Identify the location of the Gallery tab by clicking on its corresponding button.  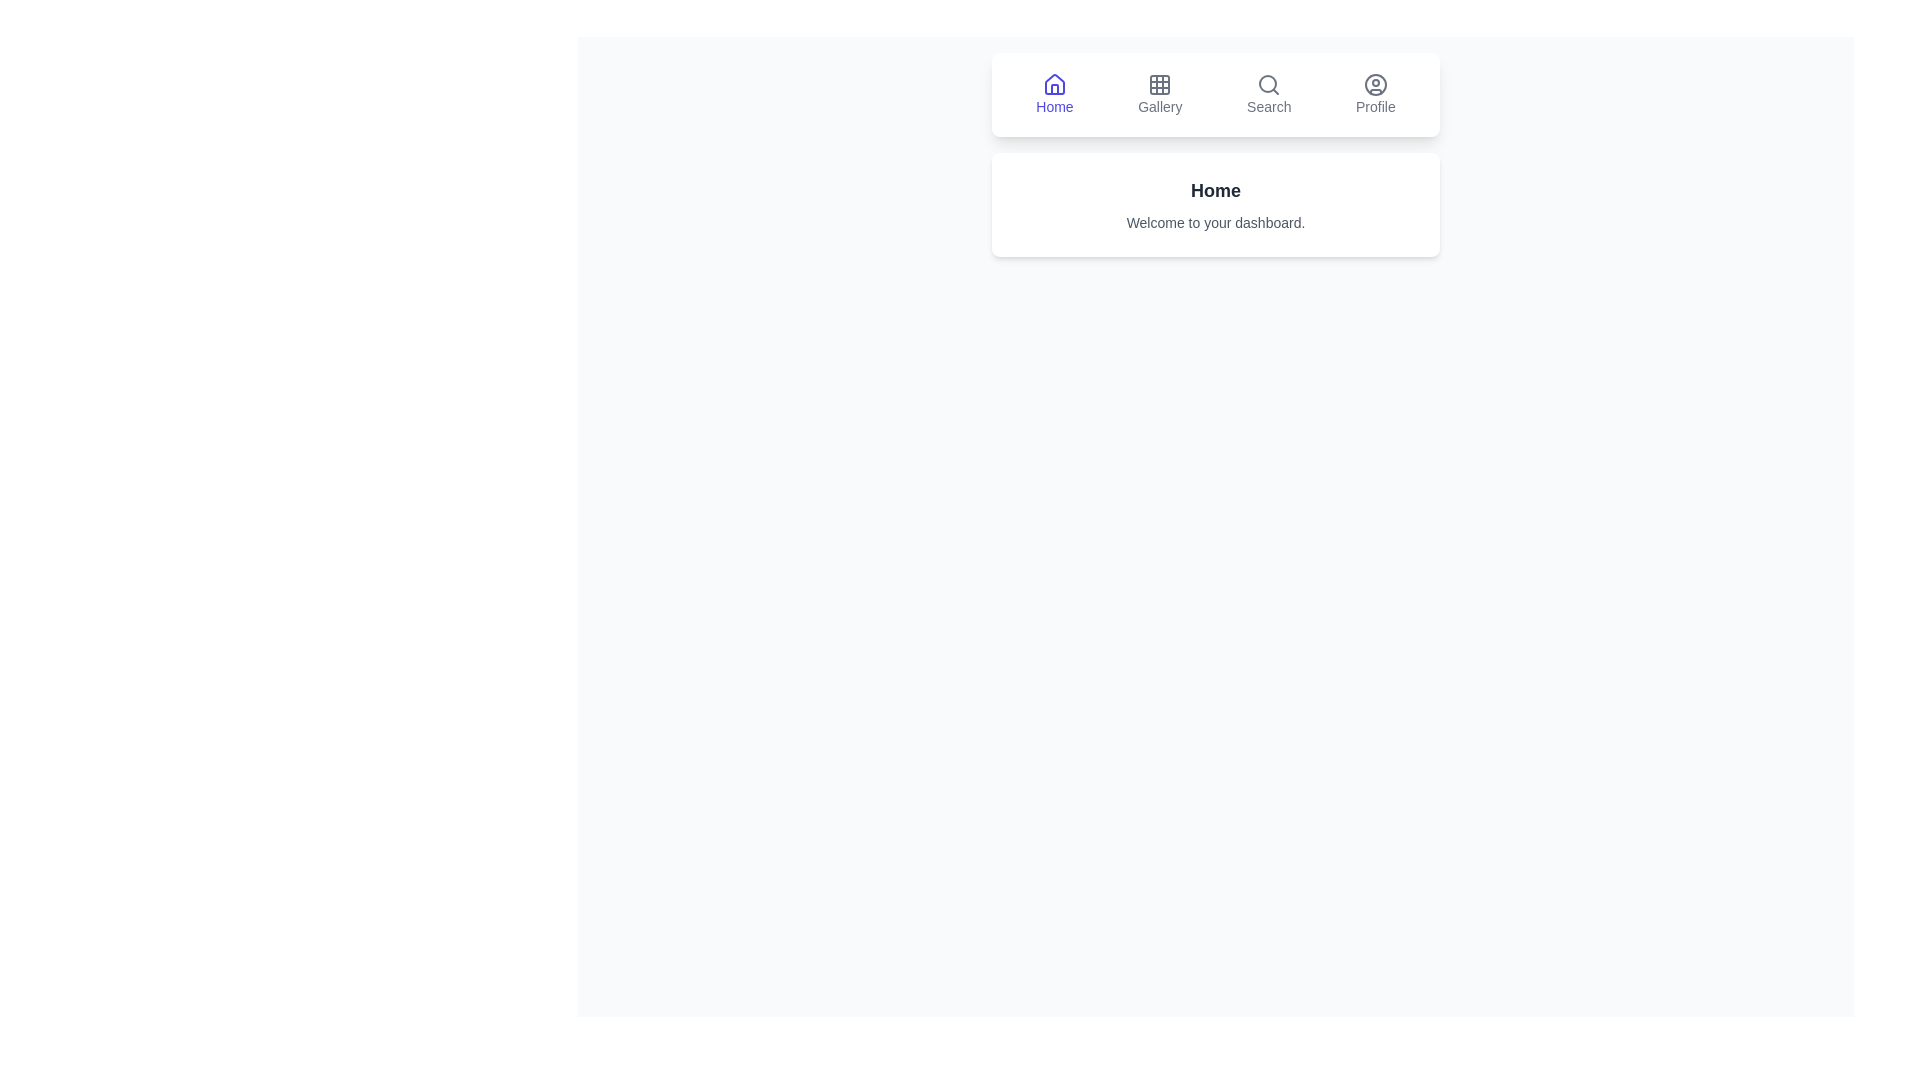
(1160, 95).